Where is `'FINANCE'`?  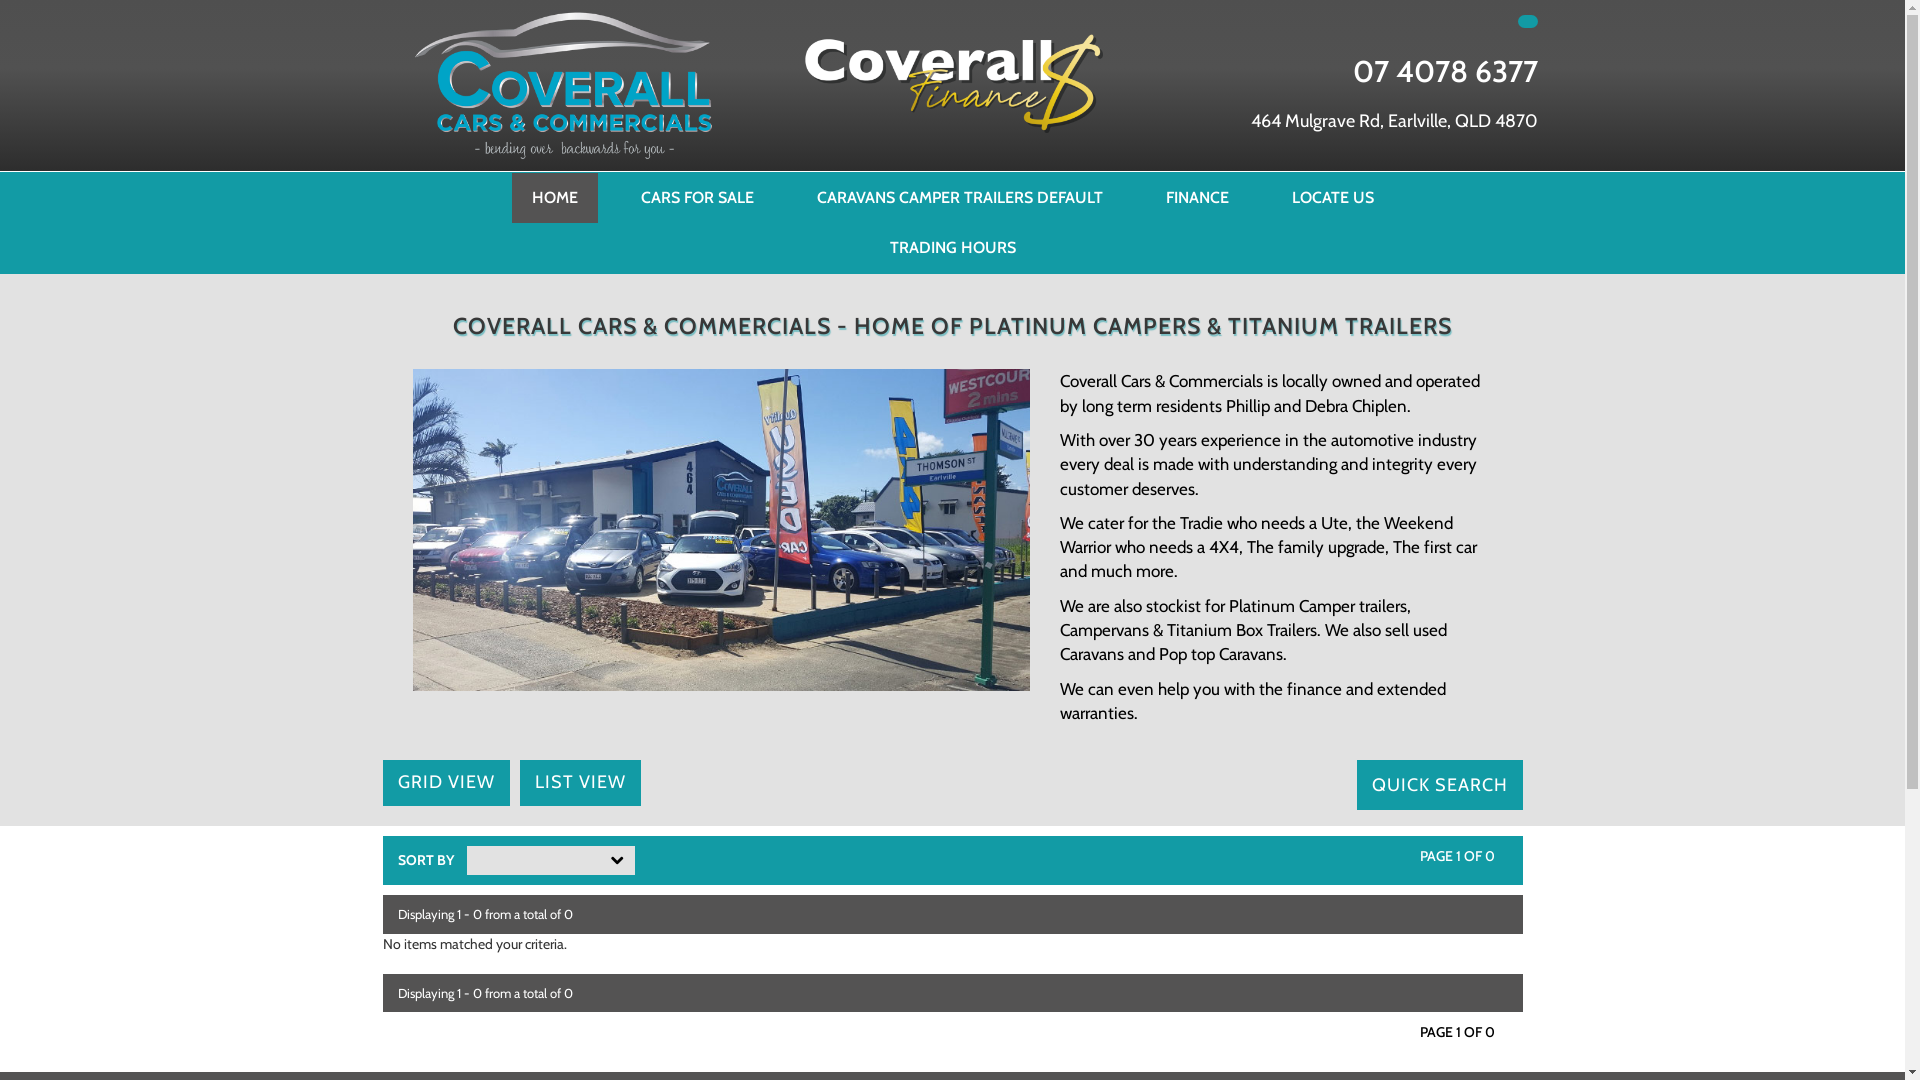
'FINANCE' is located at coordinates (1197, 197).